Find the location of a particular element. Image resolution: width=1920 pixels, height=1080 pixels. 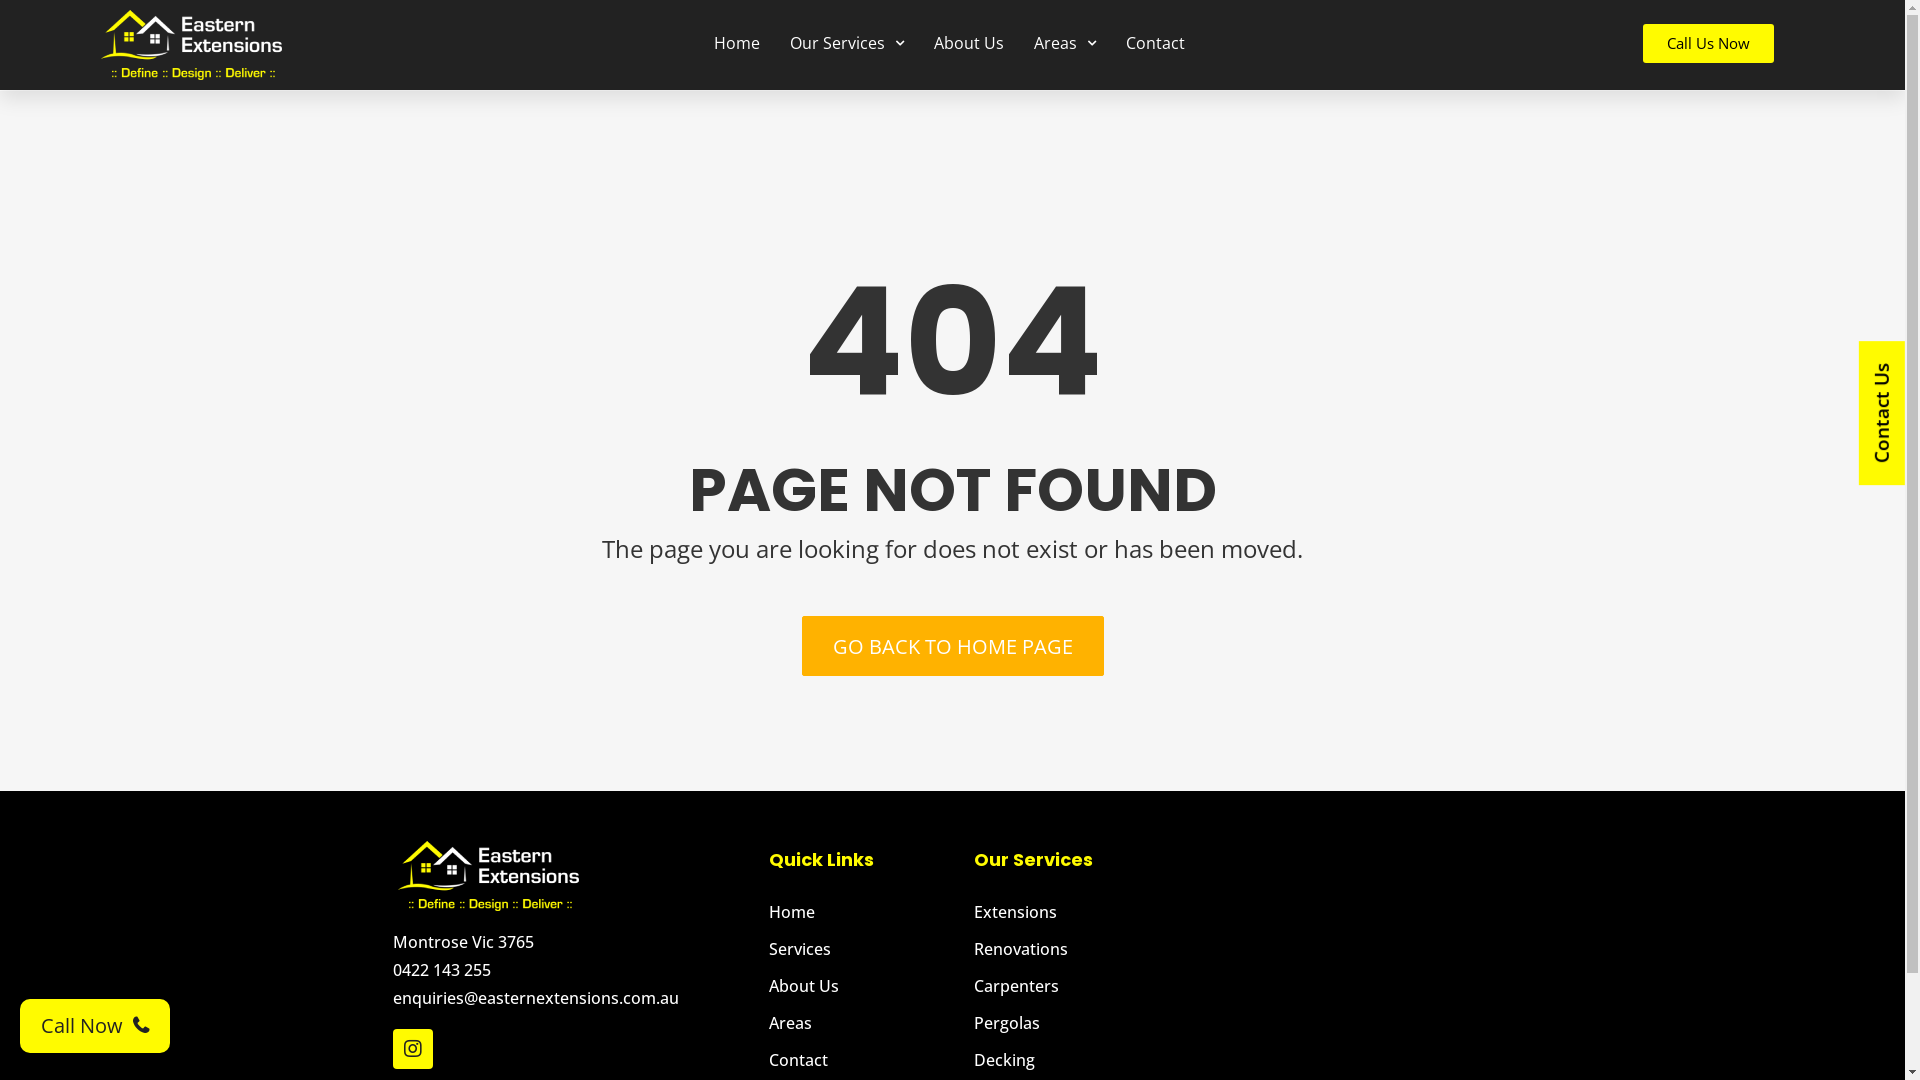

'Extensions' is located at coordinates (974, 911).